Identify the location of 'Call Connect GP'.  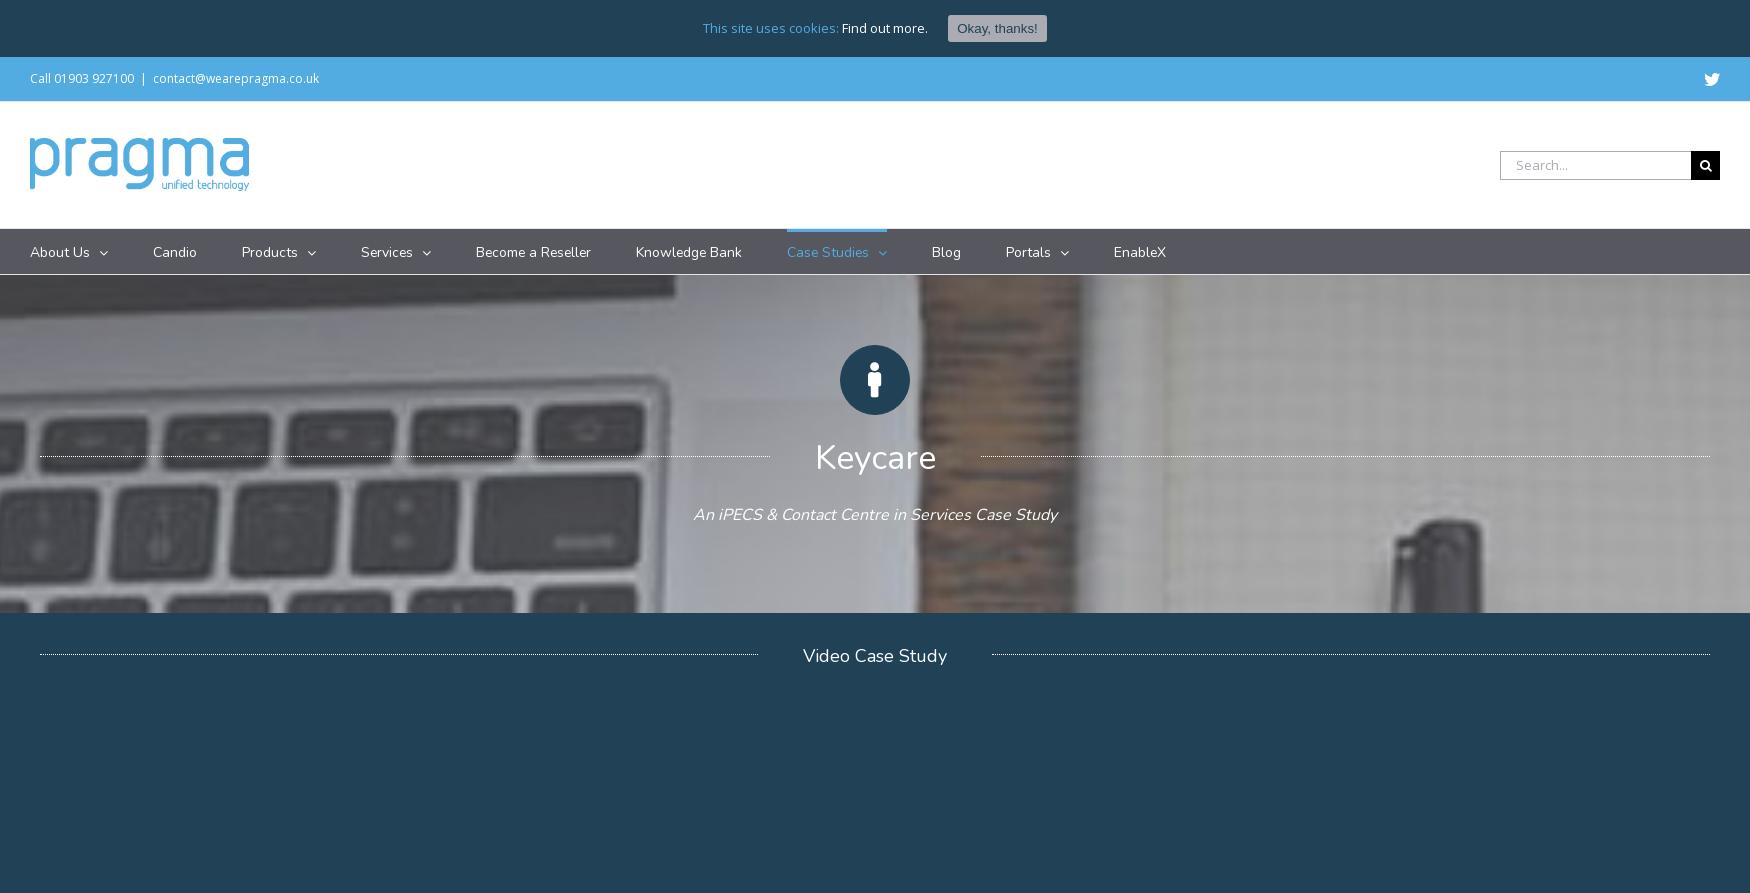
(621, 398).